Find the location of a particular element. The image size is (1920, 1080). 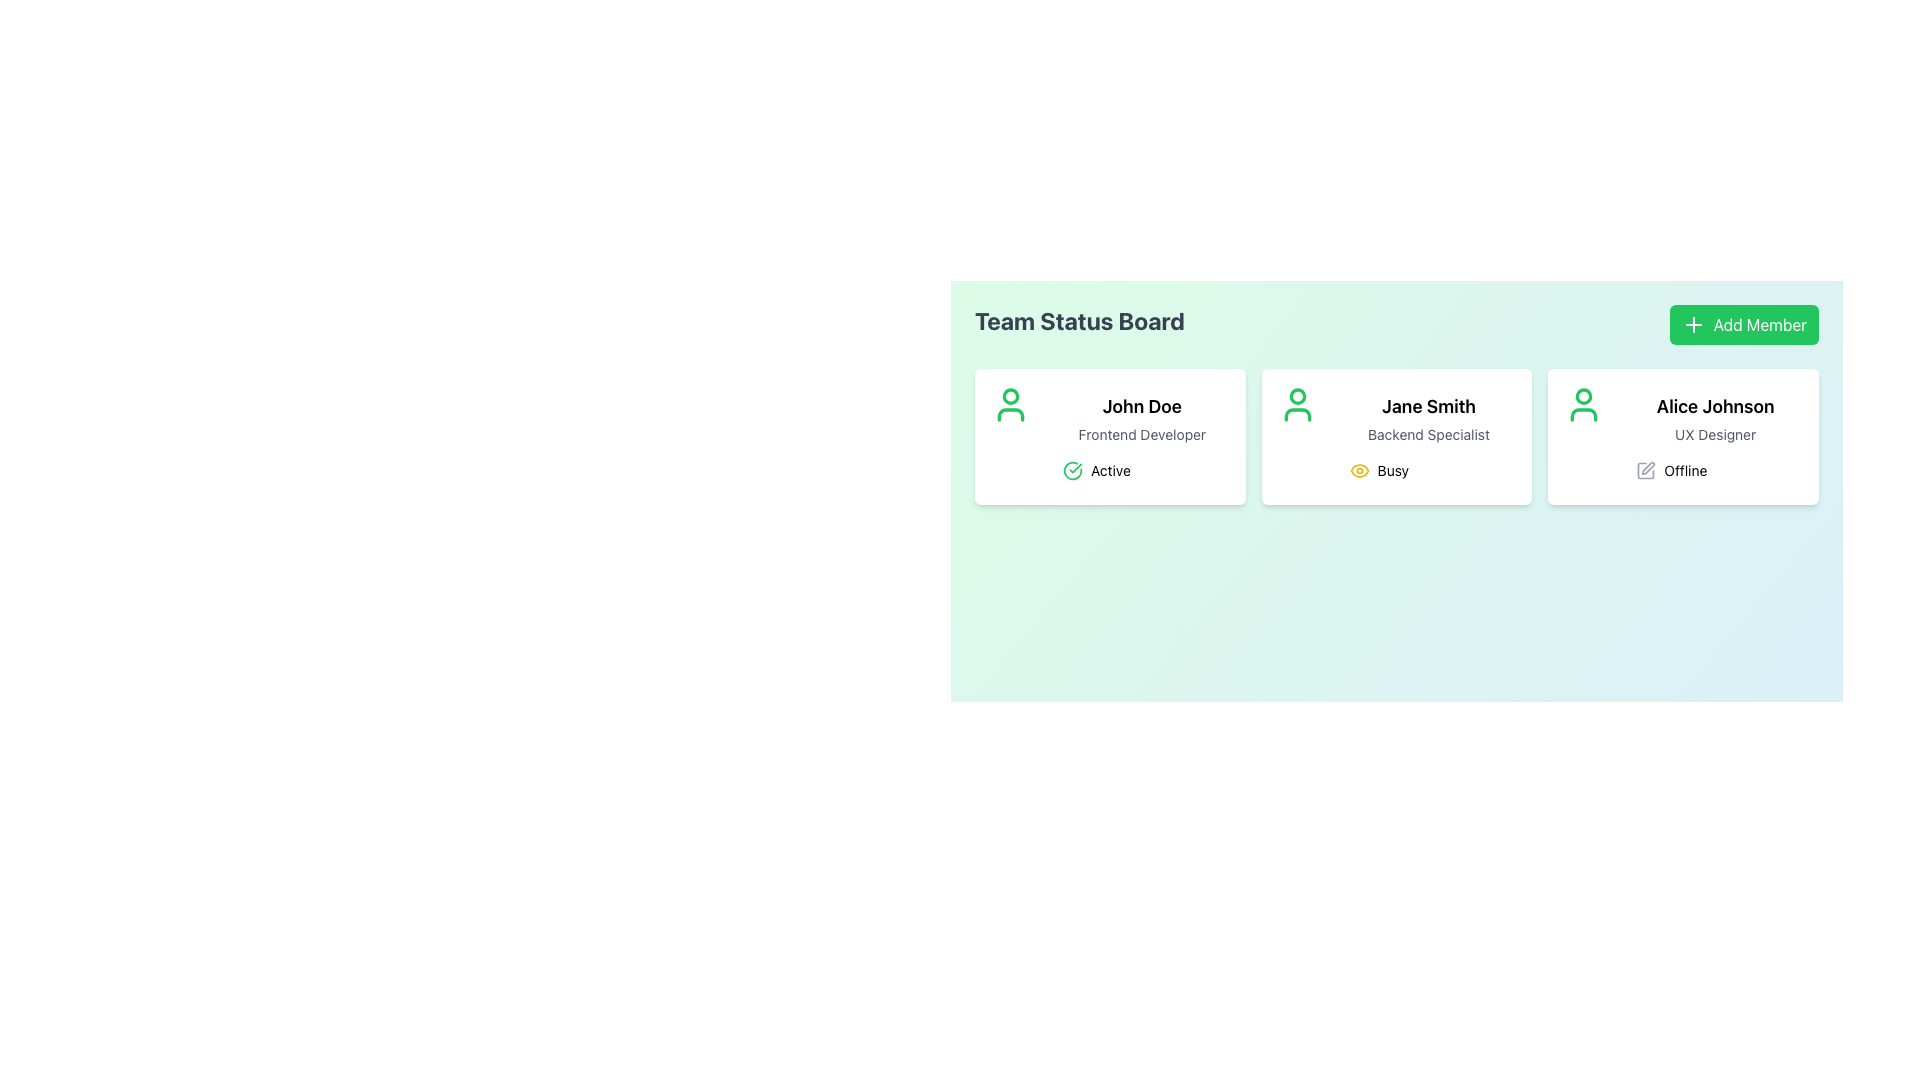

the user icon representing 'John Doe' located in the top-left corner of the card in the 'Team Status Board' is located at coordinates (1011, 405).